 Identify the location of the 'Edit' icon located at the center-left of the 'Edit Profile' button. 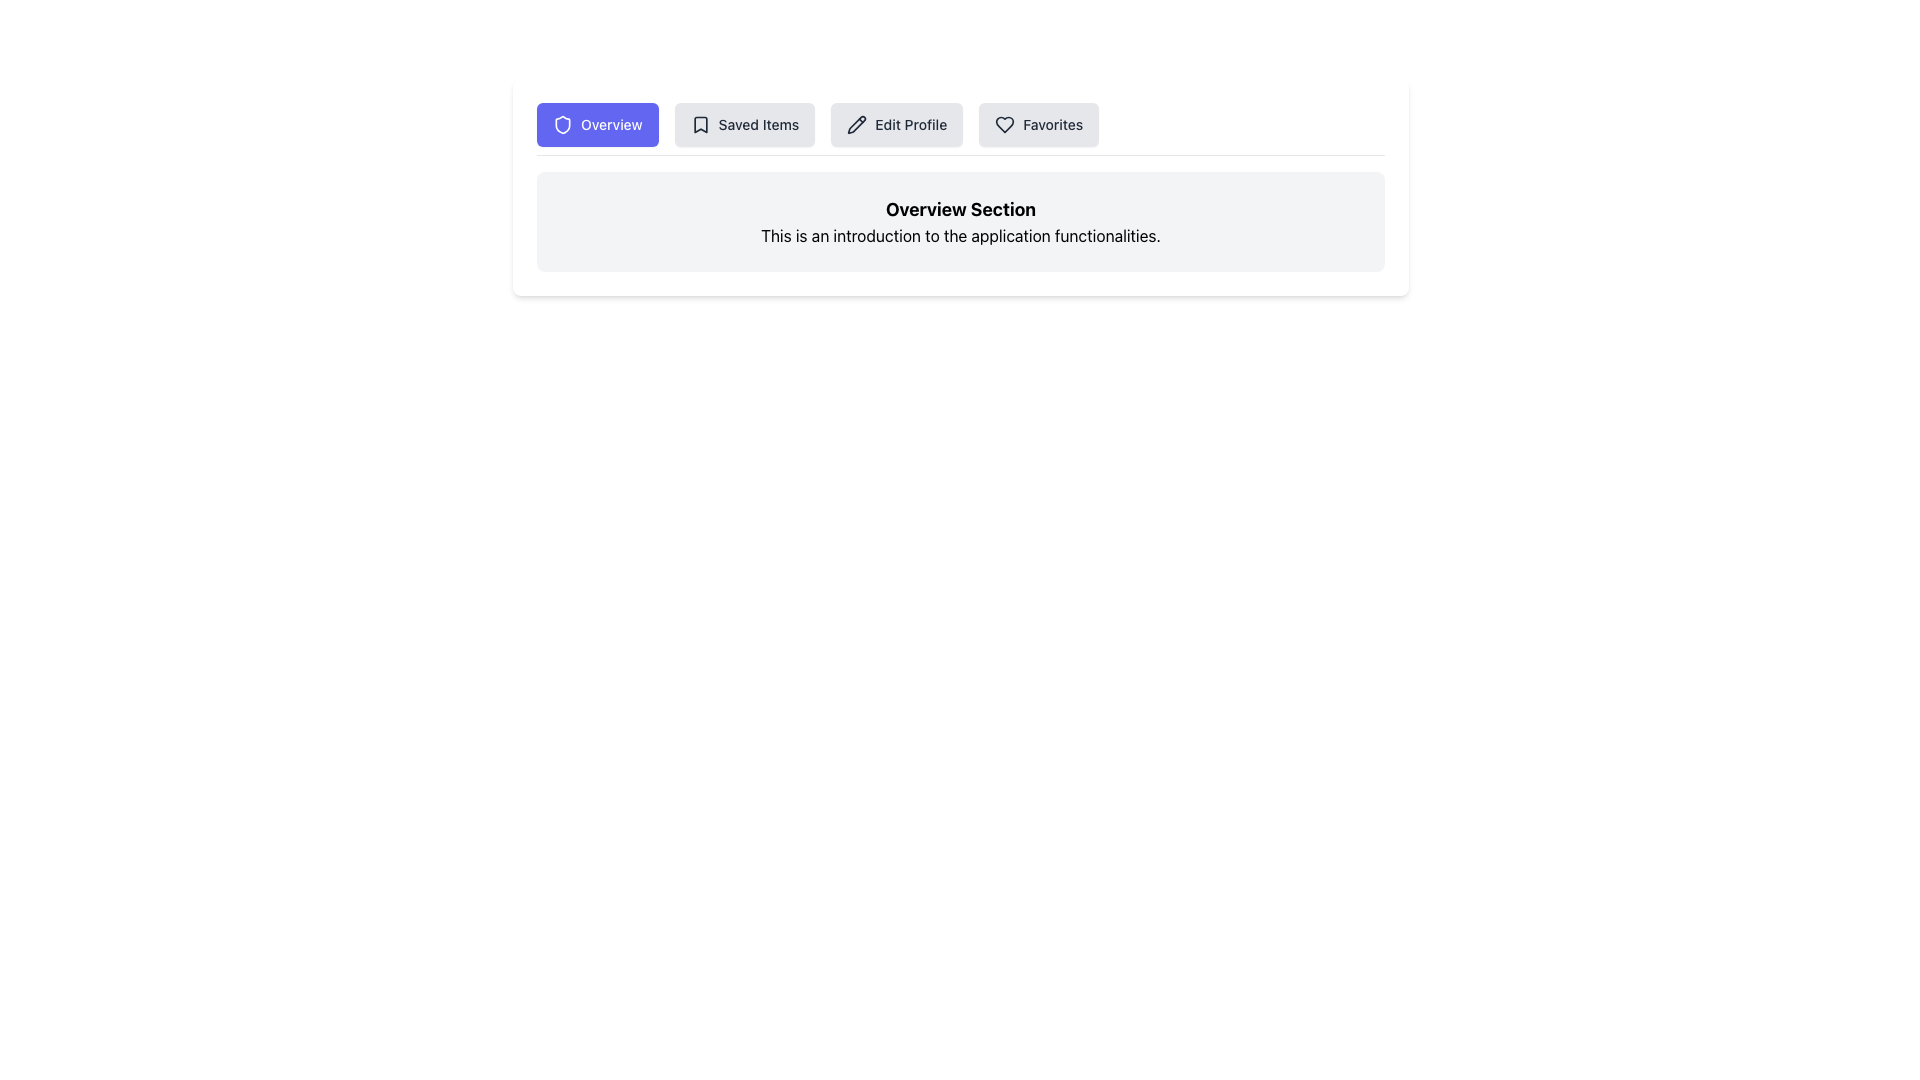
(857, 124).